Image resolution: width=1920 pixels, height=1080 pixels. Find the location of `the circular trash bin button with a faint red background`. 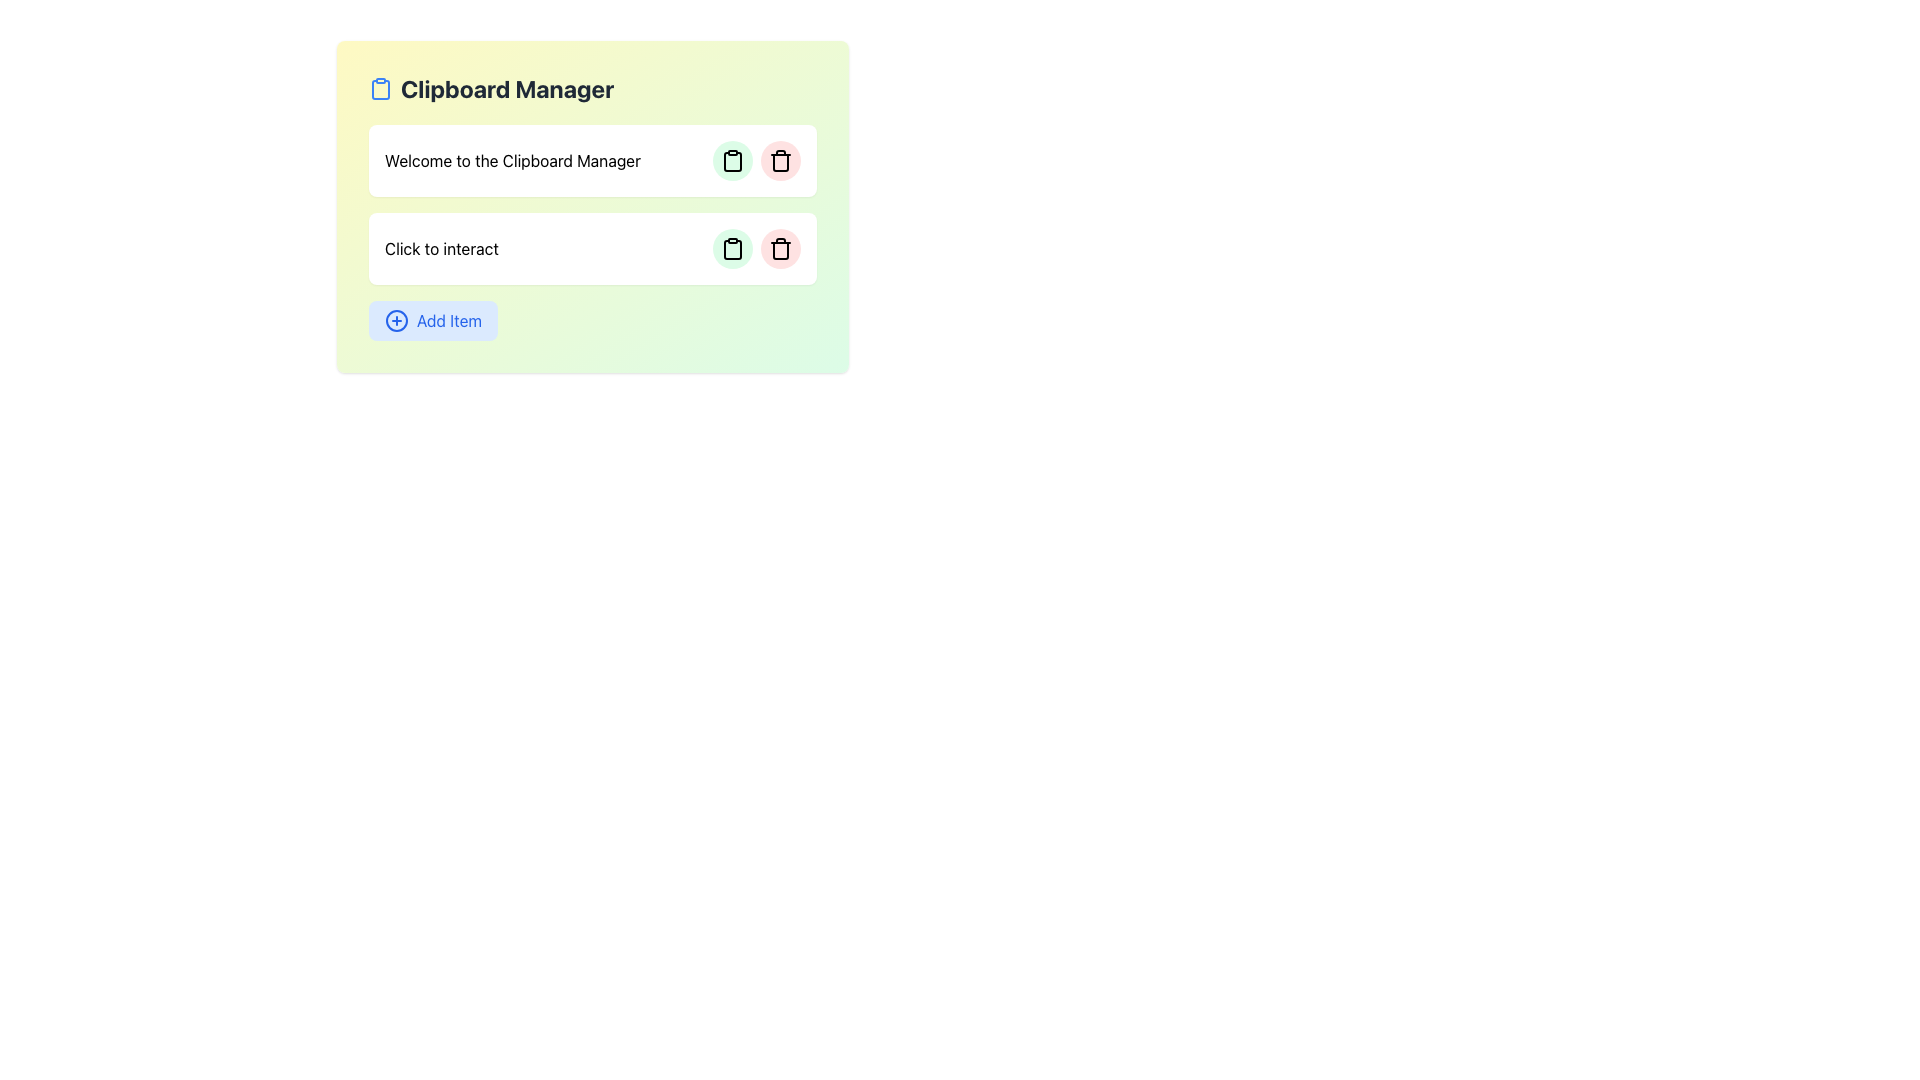

the circular trash bin button with a faint red background is located at coordinates (780, 248).